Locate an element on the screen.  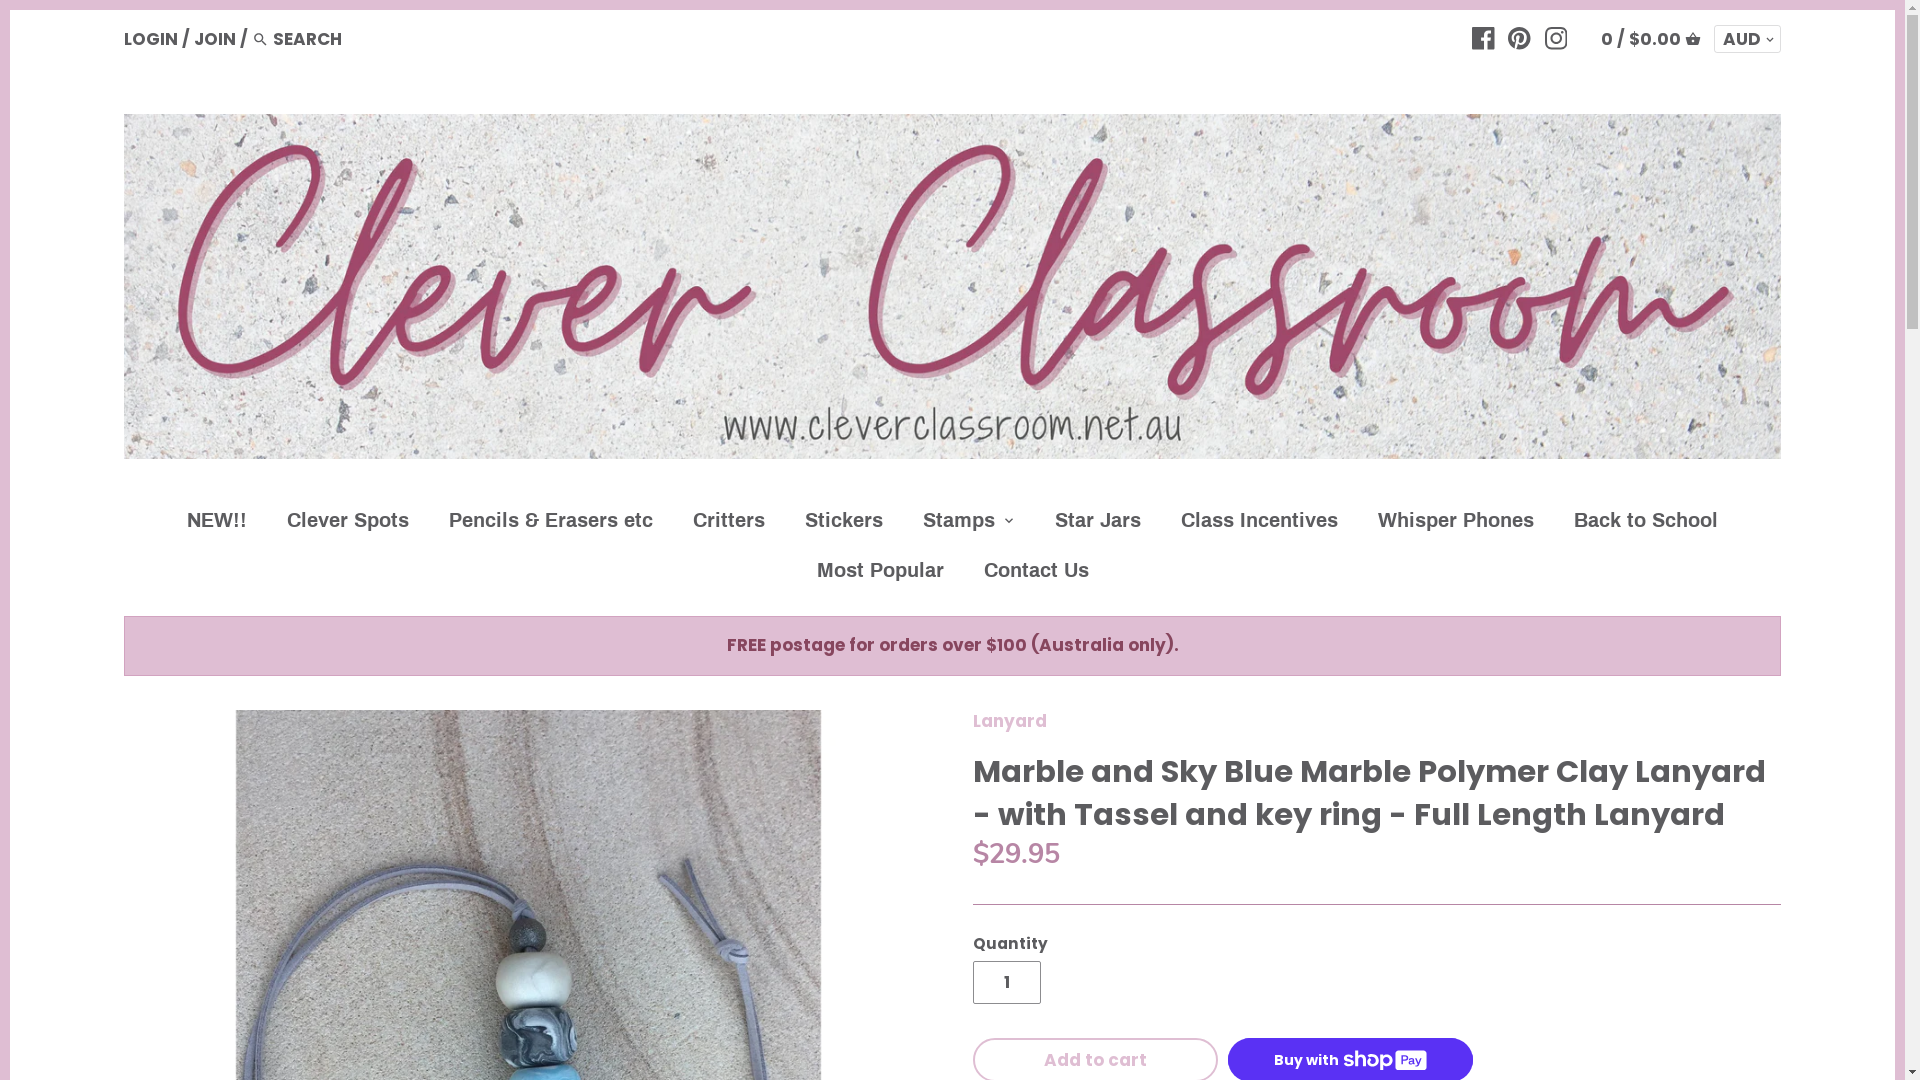
'Clever Spots' is located at coordinates (348, 523).